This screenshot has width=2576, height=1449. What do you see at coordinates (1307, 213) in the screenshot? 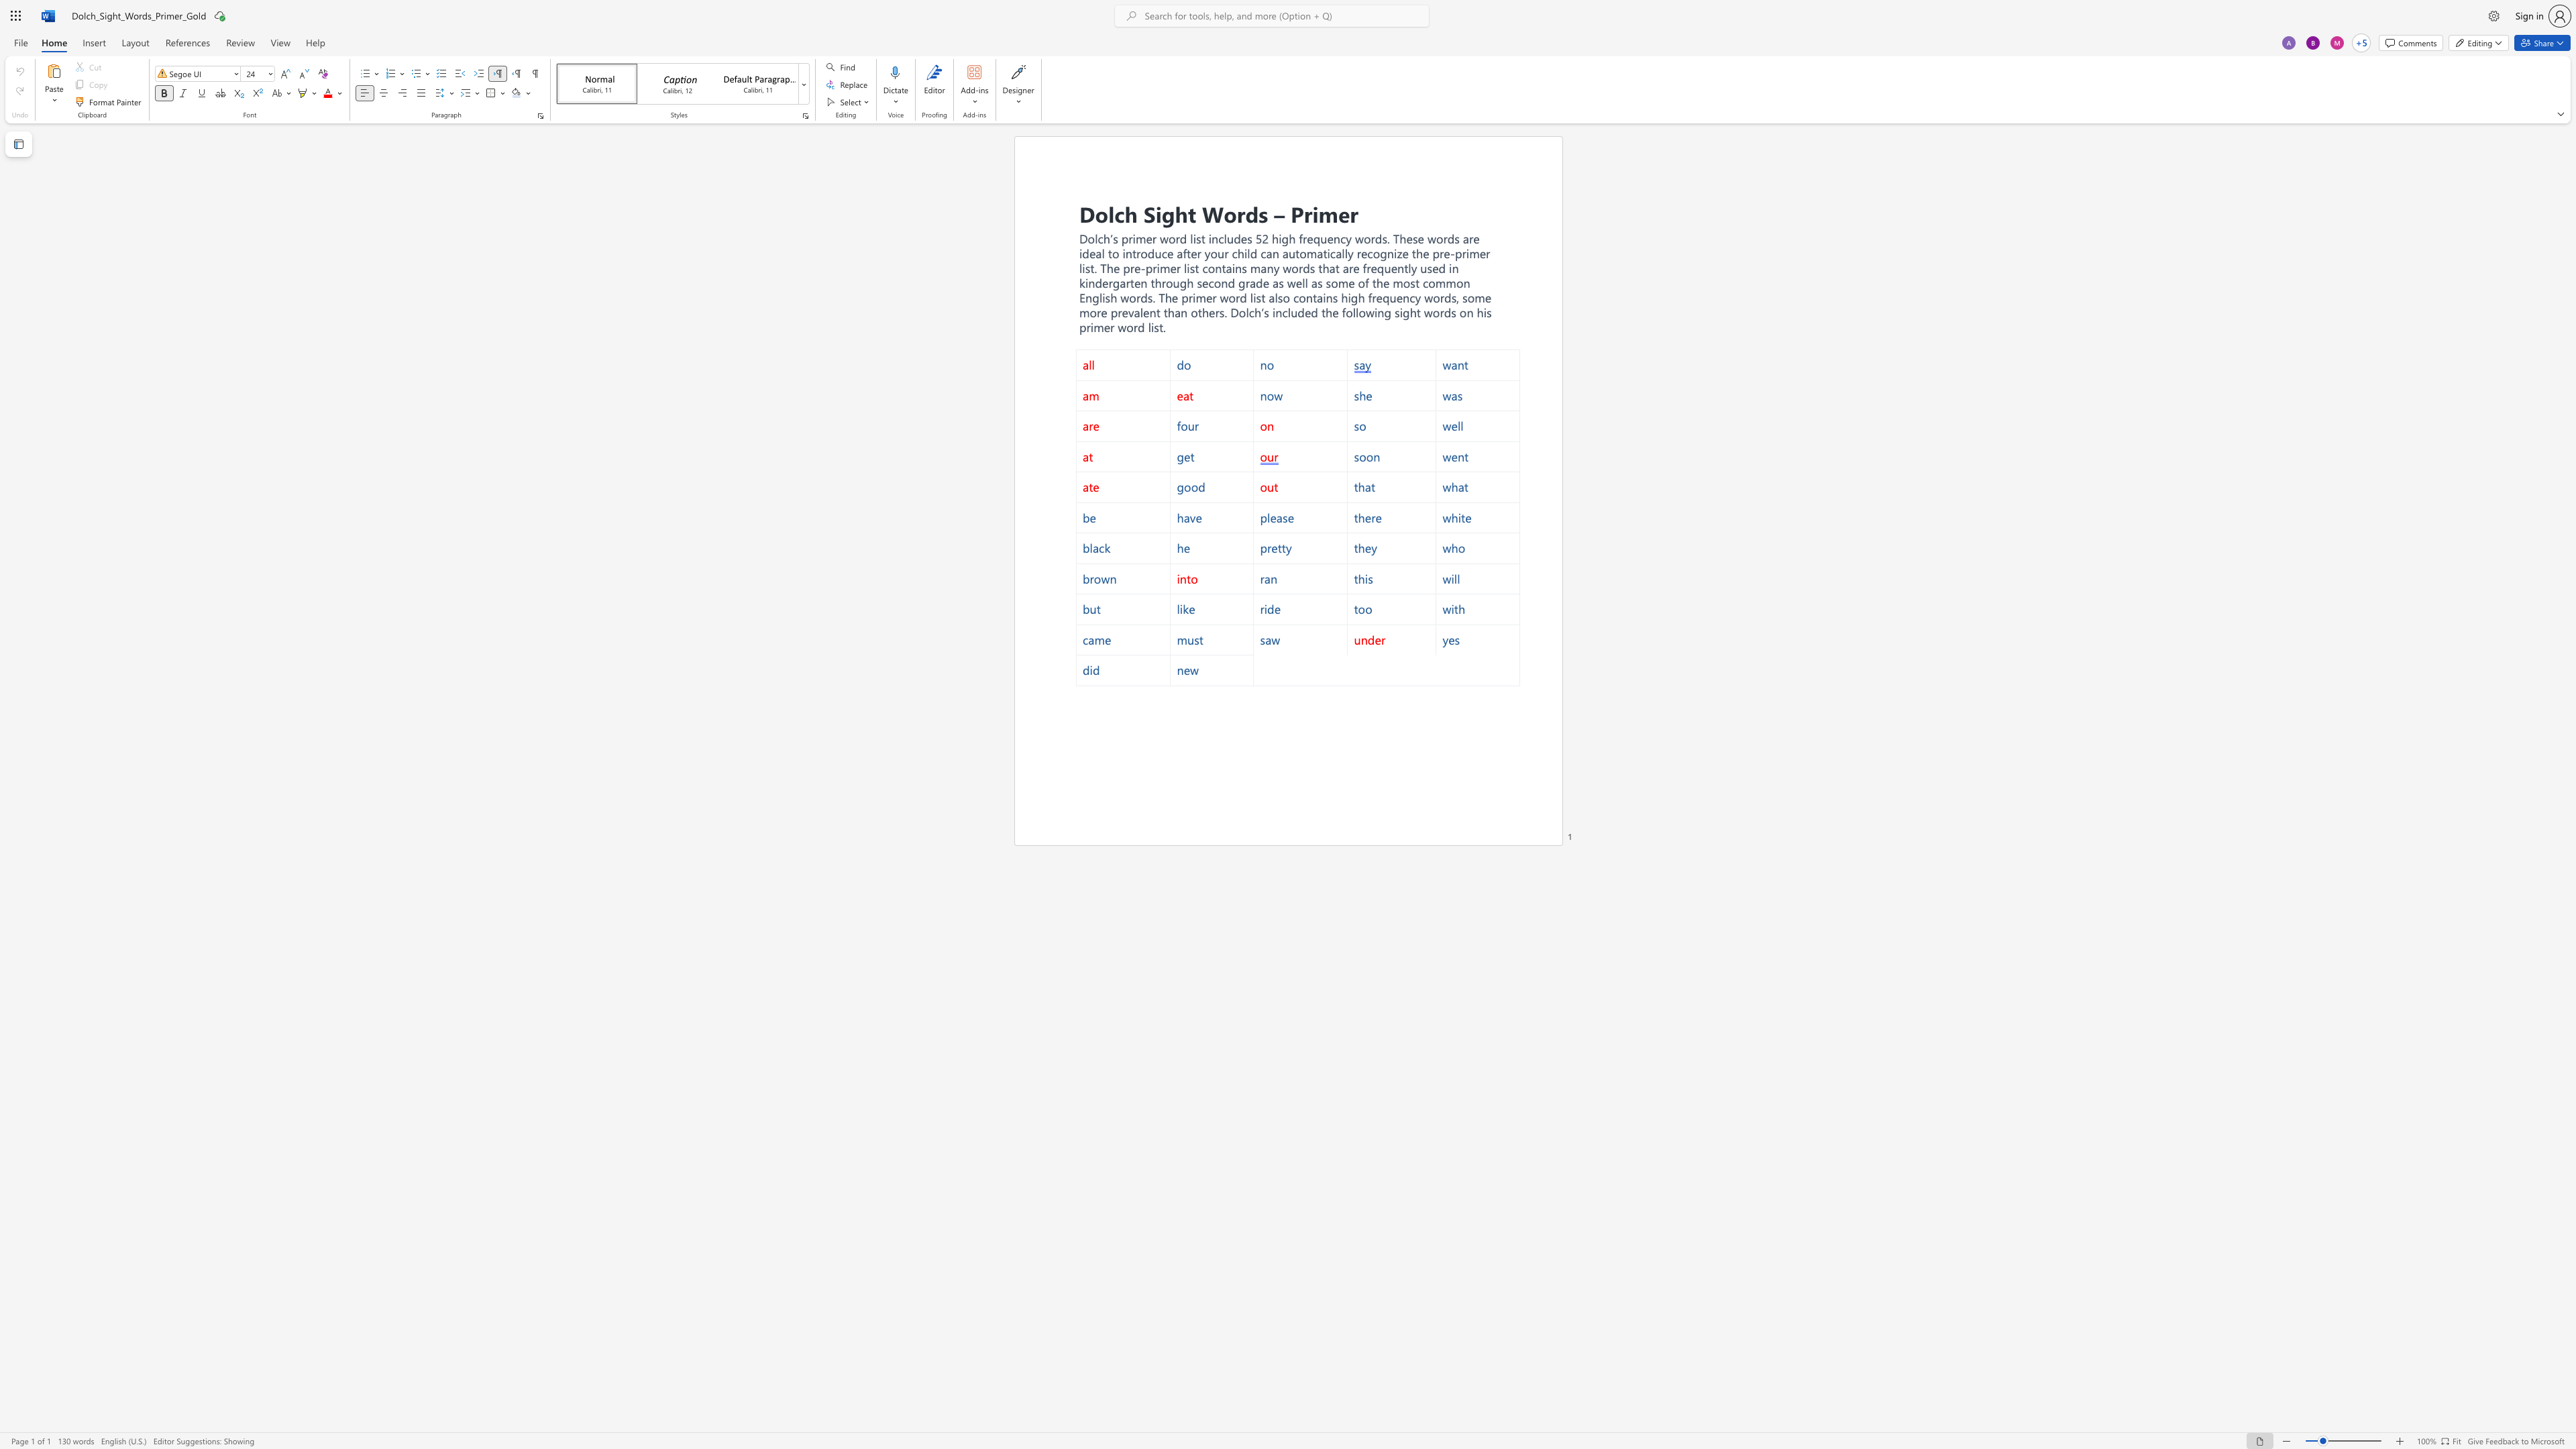
I see `the 2th character "r" in the text` at bounding box center [1307, 213].